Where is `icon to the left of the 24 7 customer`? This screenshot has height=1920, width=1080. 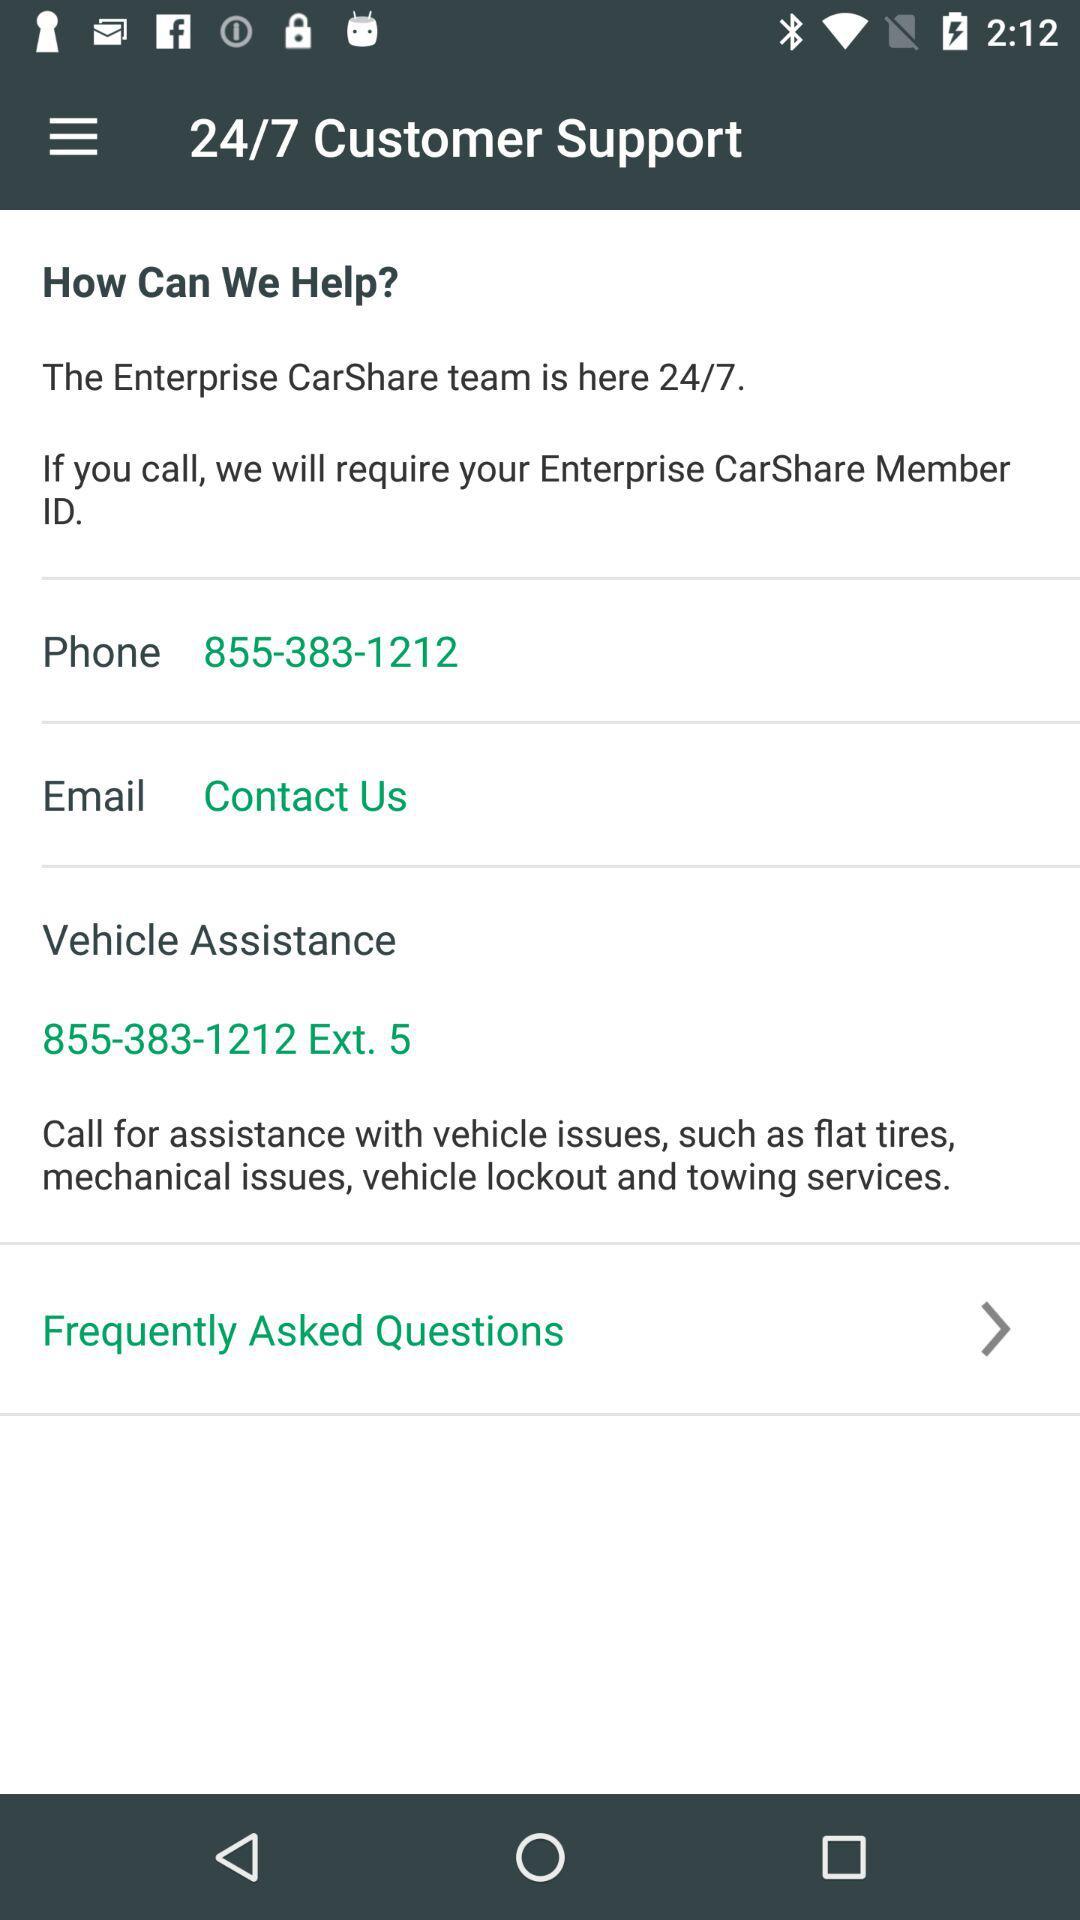
icon to the left of the 24 7 customer is located at coordinates (72, 135).